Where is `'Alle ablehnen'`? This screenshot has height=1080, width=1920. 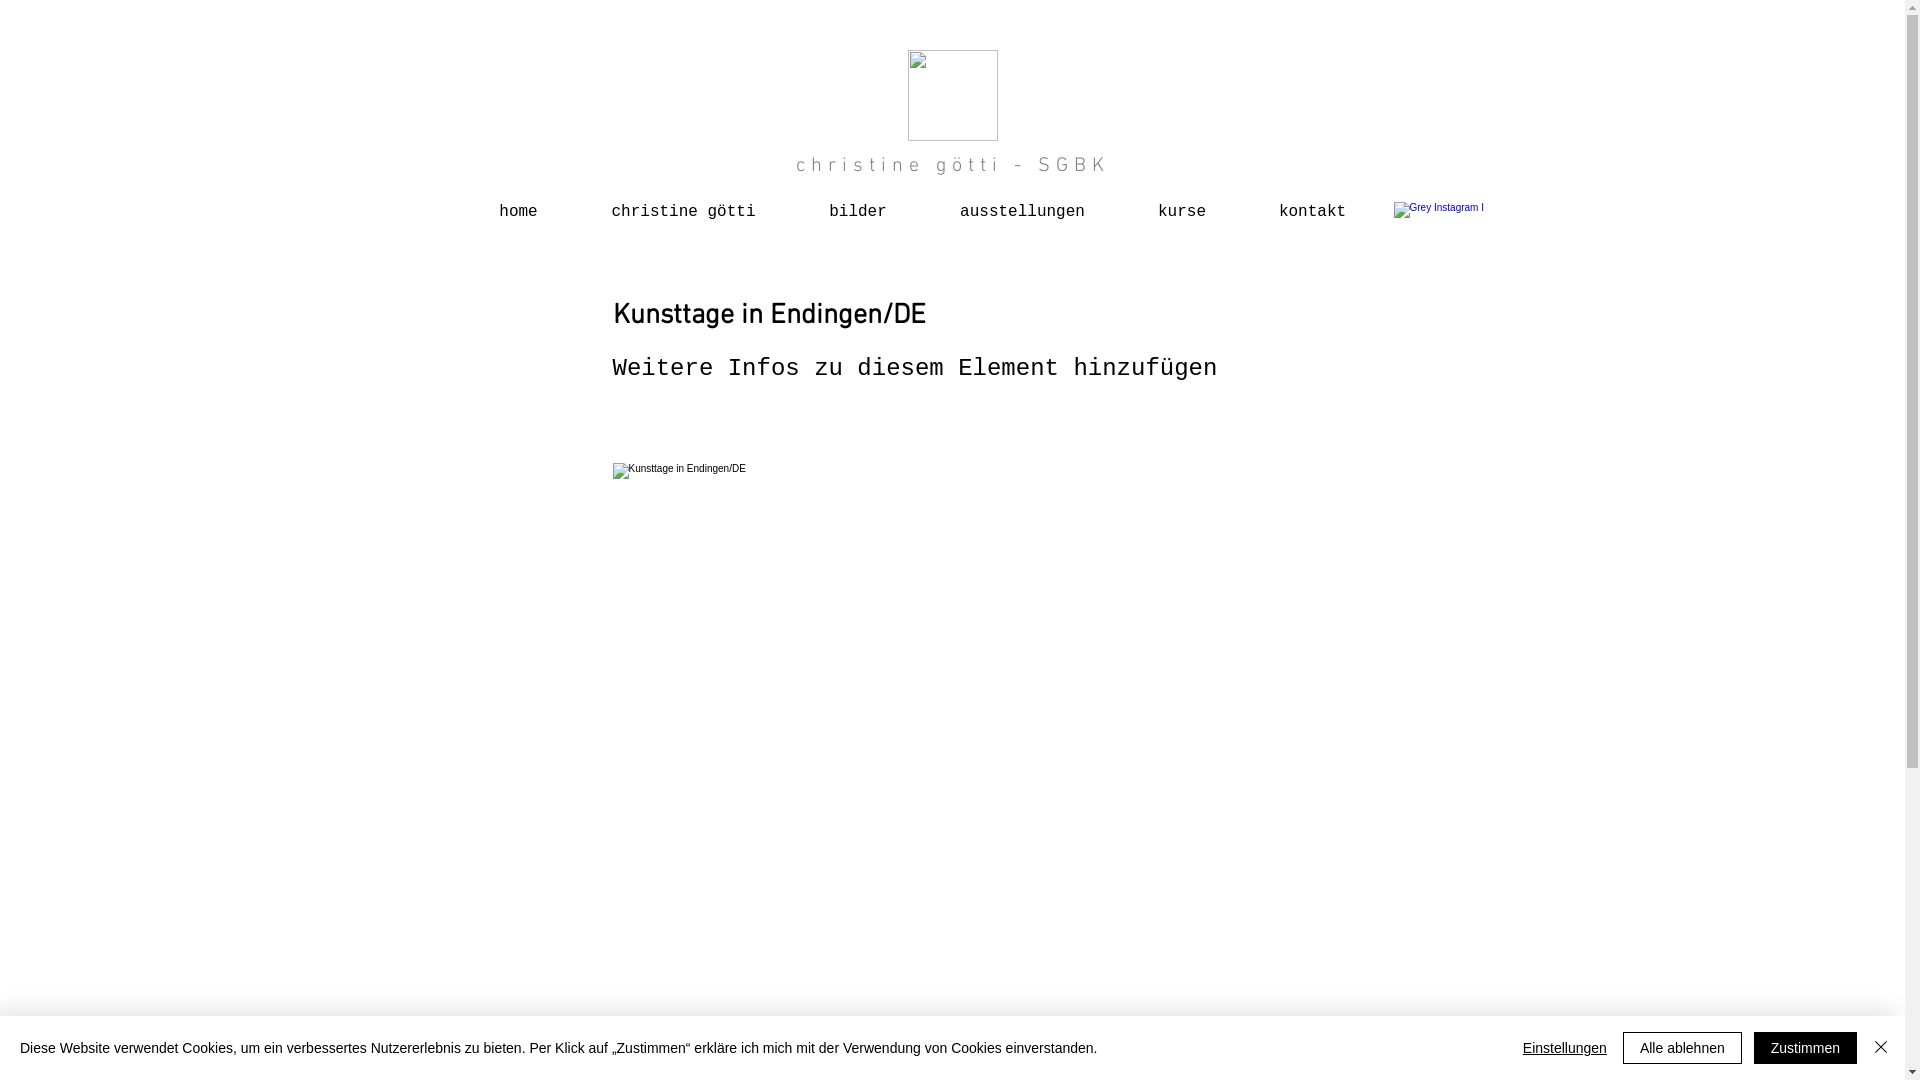
'Alle ablehnen' is located at coordinates (1681, 1047).